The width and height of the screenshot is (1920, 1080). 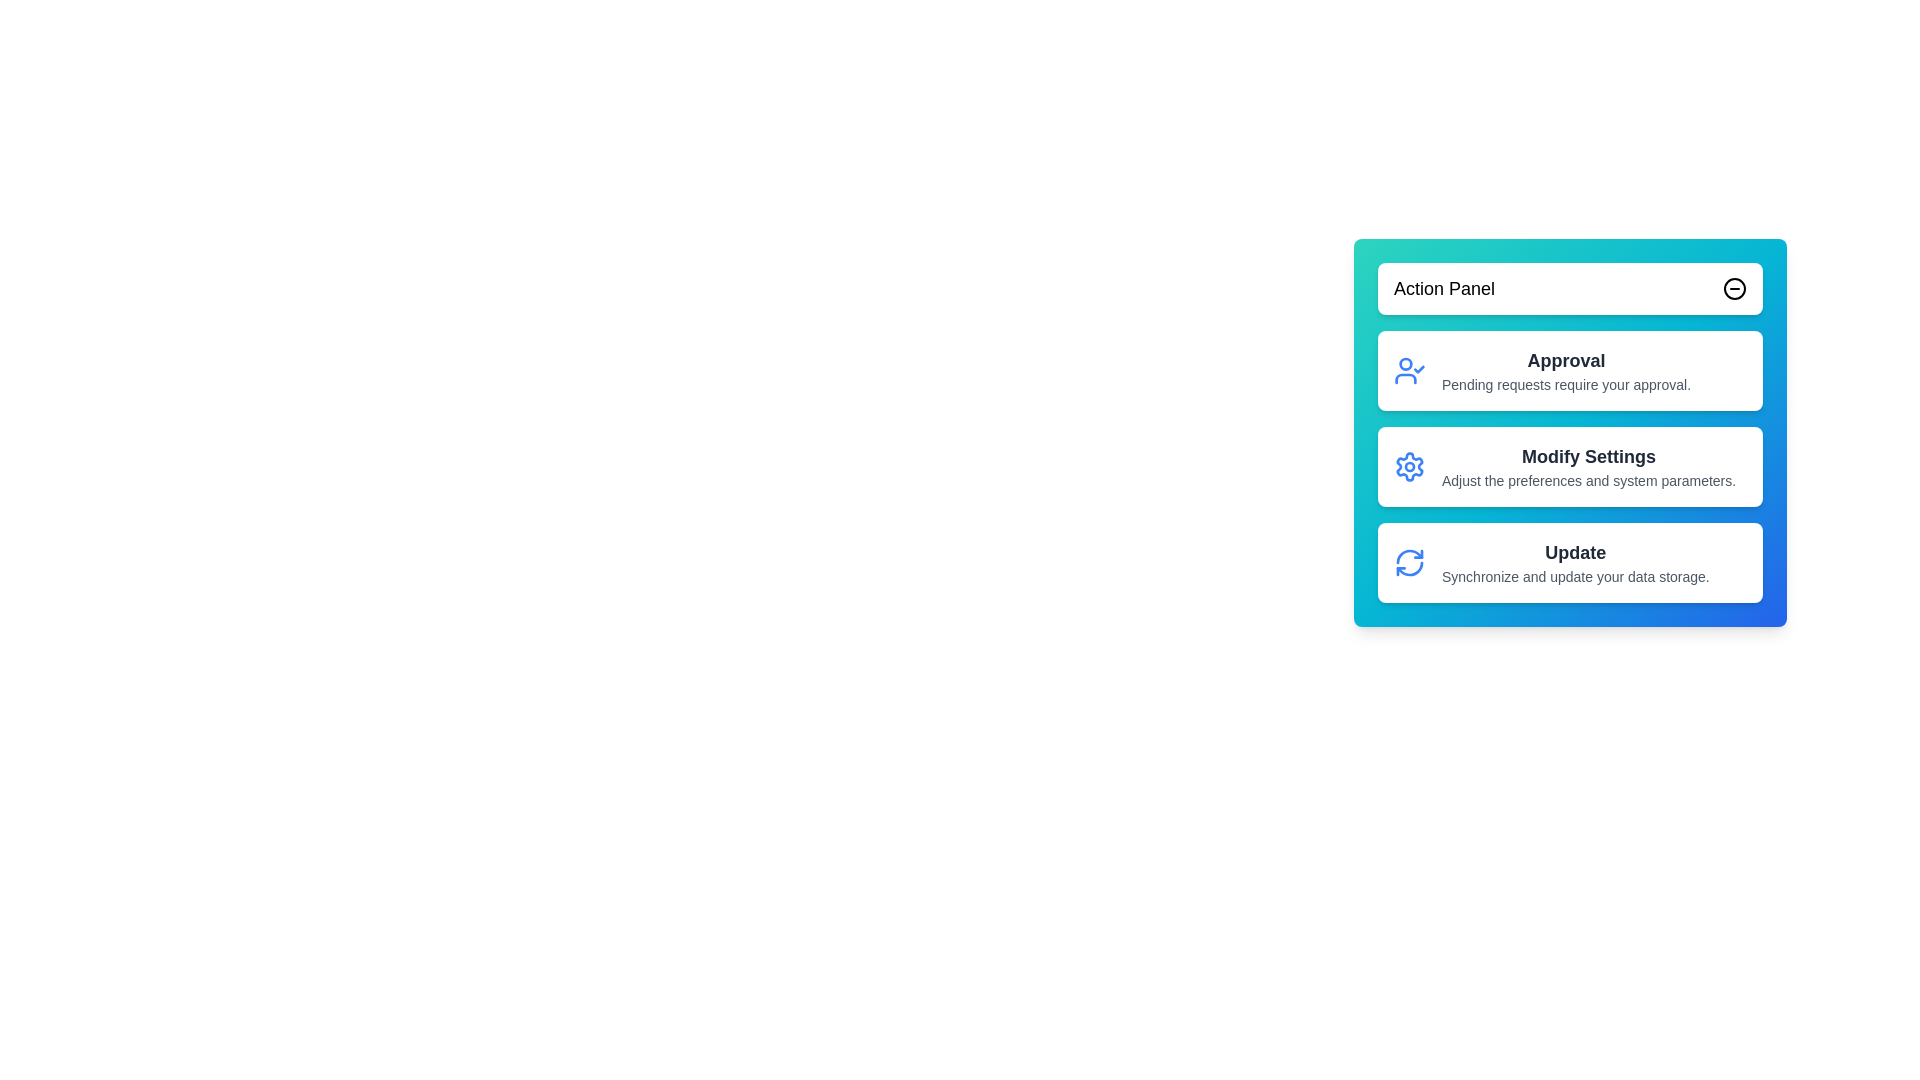 I want to click on the 'Update' button to synchronize and update your data storage, so click(x=1569, y=563).